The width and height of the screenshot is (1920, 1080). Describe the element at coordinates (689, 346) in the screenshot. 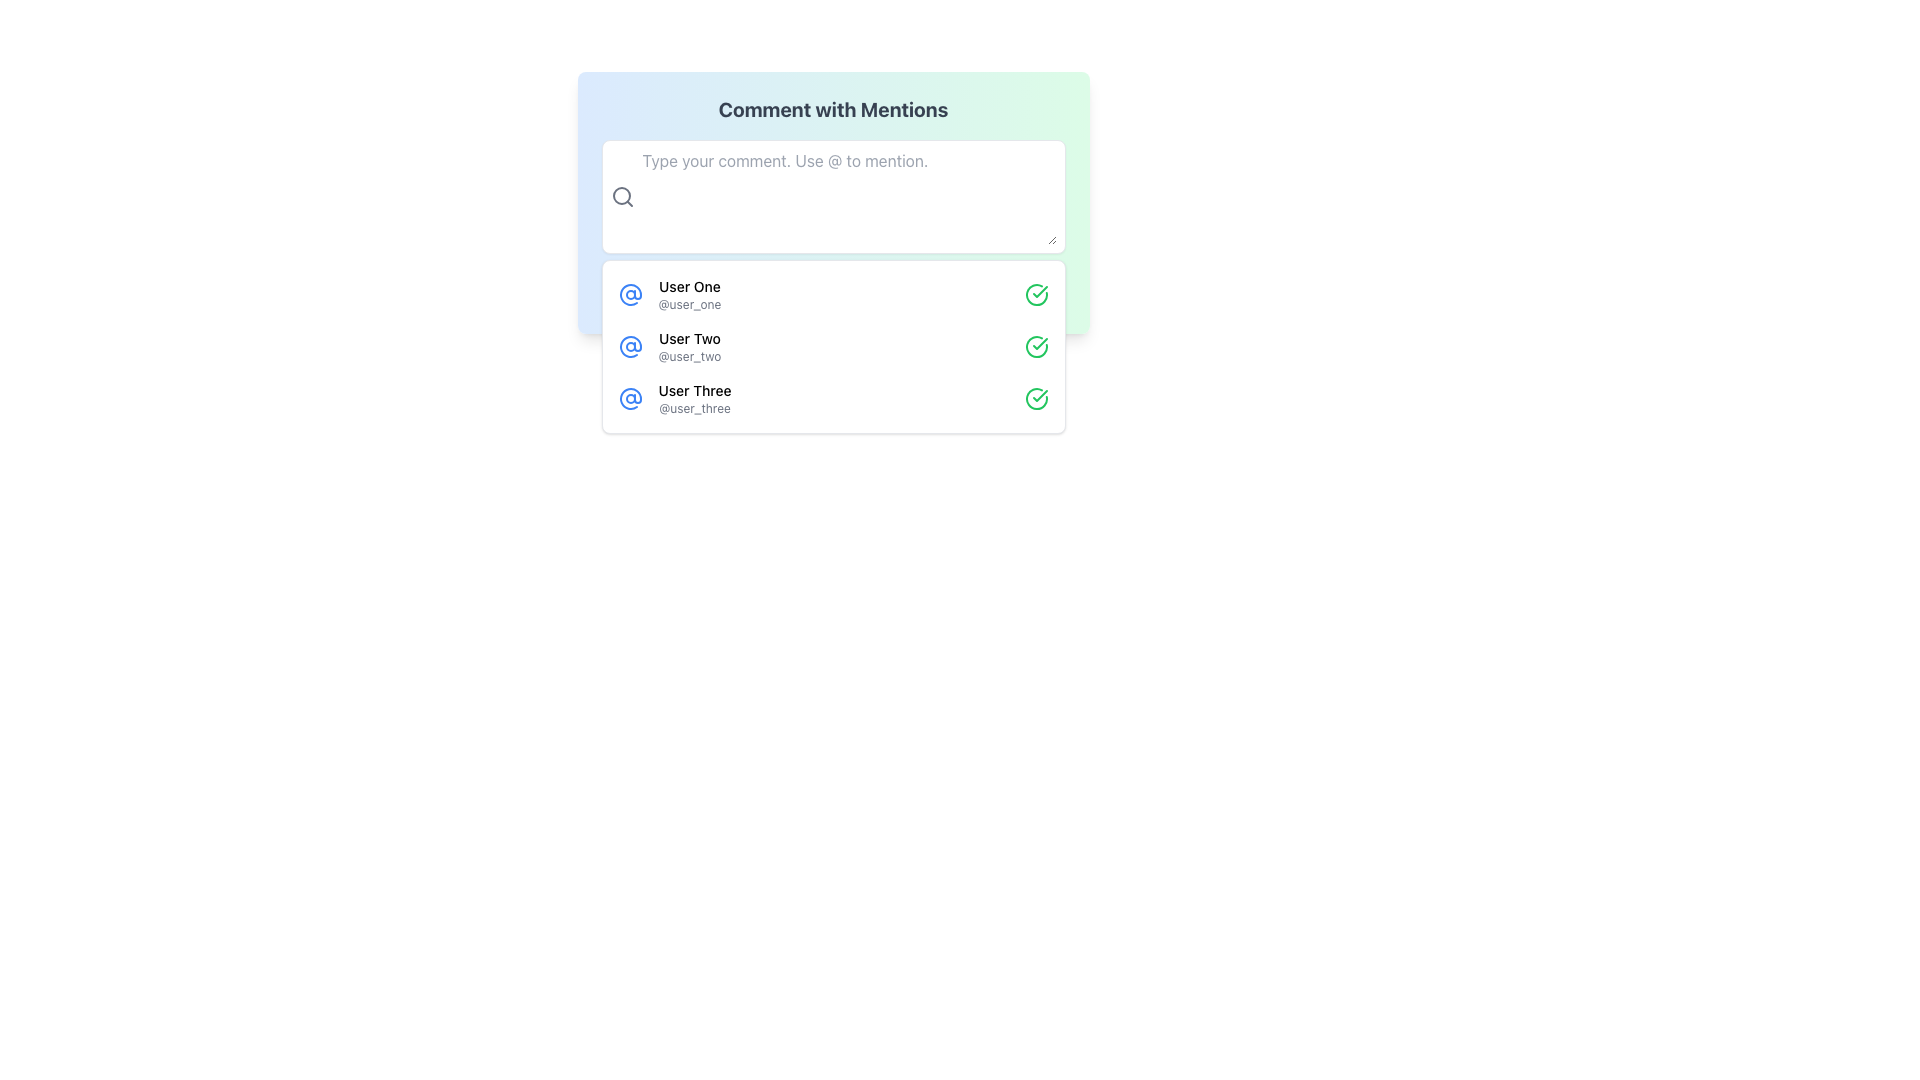

I see `the selectable list item displaying a user's profile name and handle, located in the second row of the user mentions list` at that location.